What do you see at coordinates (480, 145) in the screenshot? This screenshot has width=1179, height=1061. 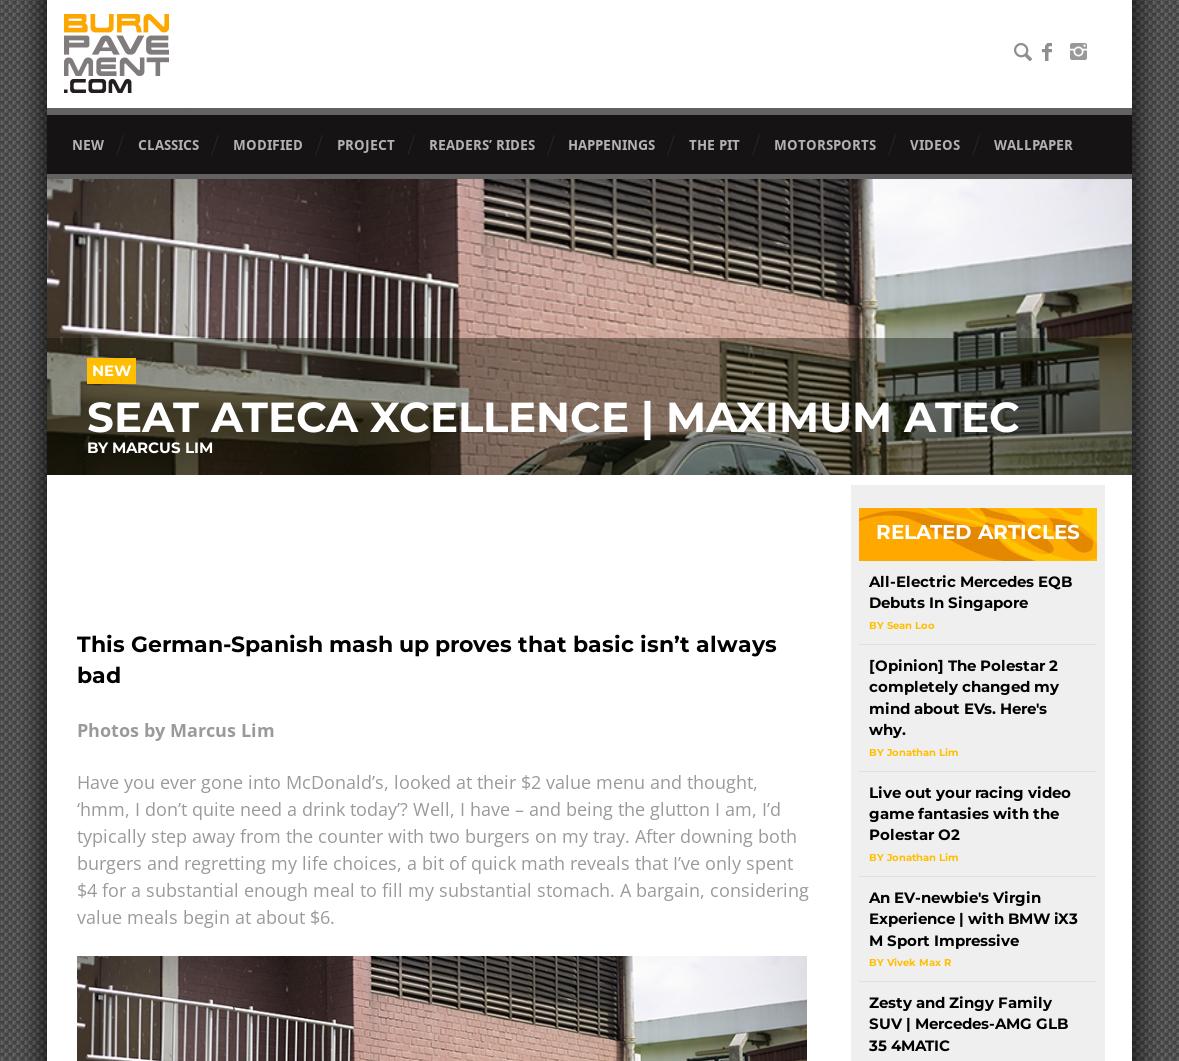 I see `'Readers’ Rides'` at bounding box center [480, 145].